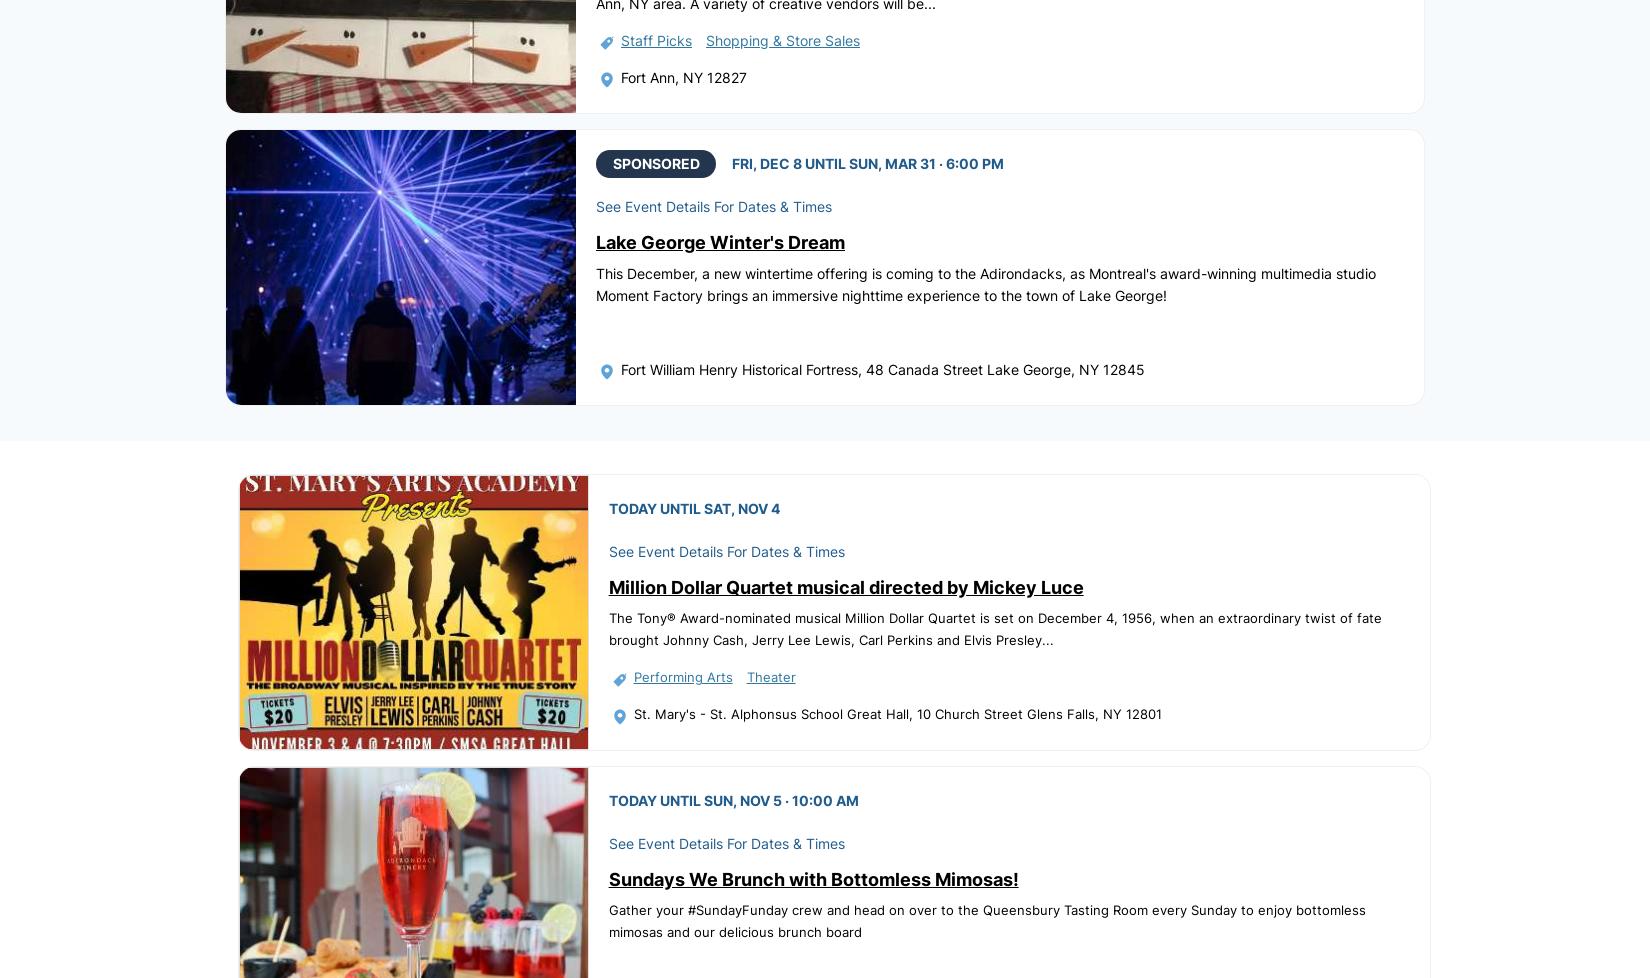  What do you see at coordinates (1189, 385) in the screenshot?
I see `'Blogs'` at bounding box center [1189, 385].